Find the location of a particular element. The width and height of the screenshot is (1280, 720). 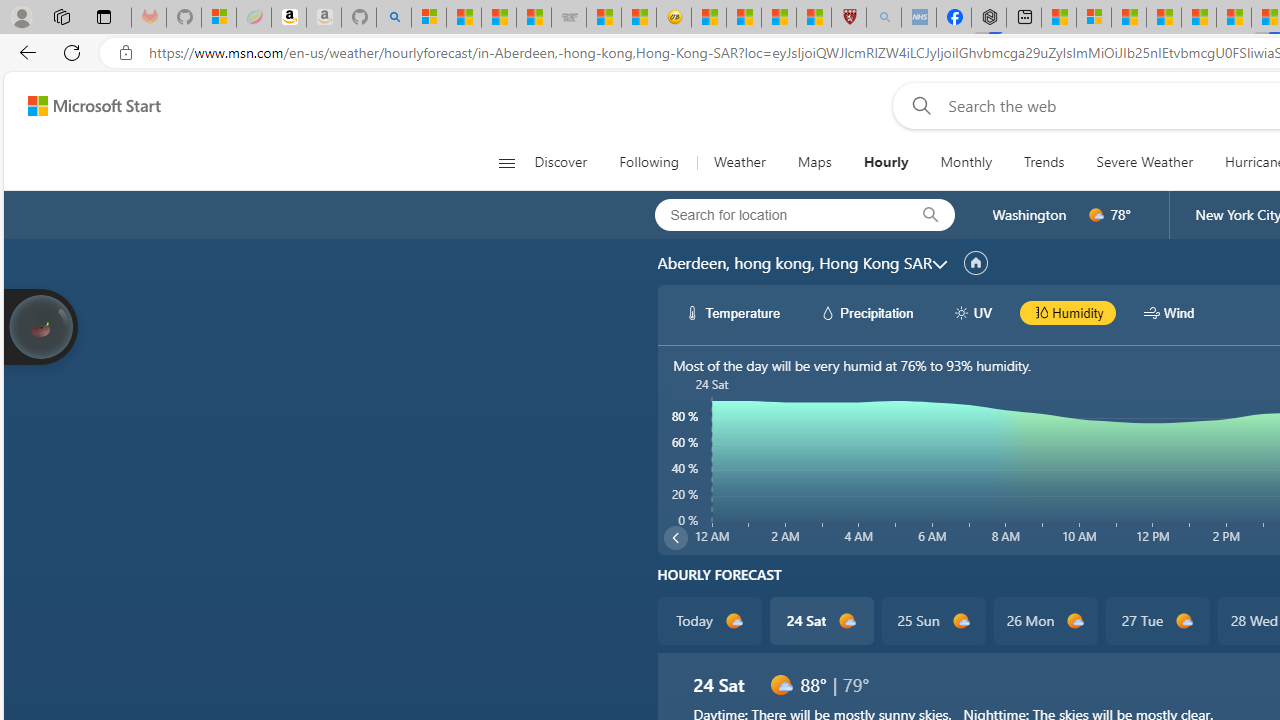

'hourlyChart/precipitationWhite Precipitation' is located at coordinates (866, 312).